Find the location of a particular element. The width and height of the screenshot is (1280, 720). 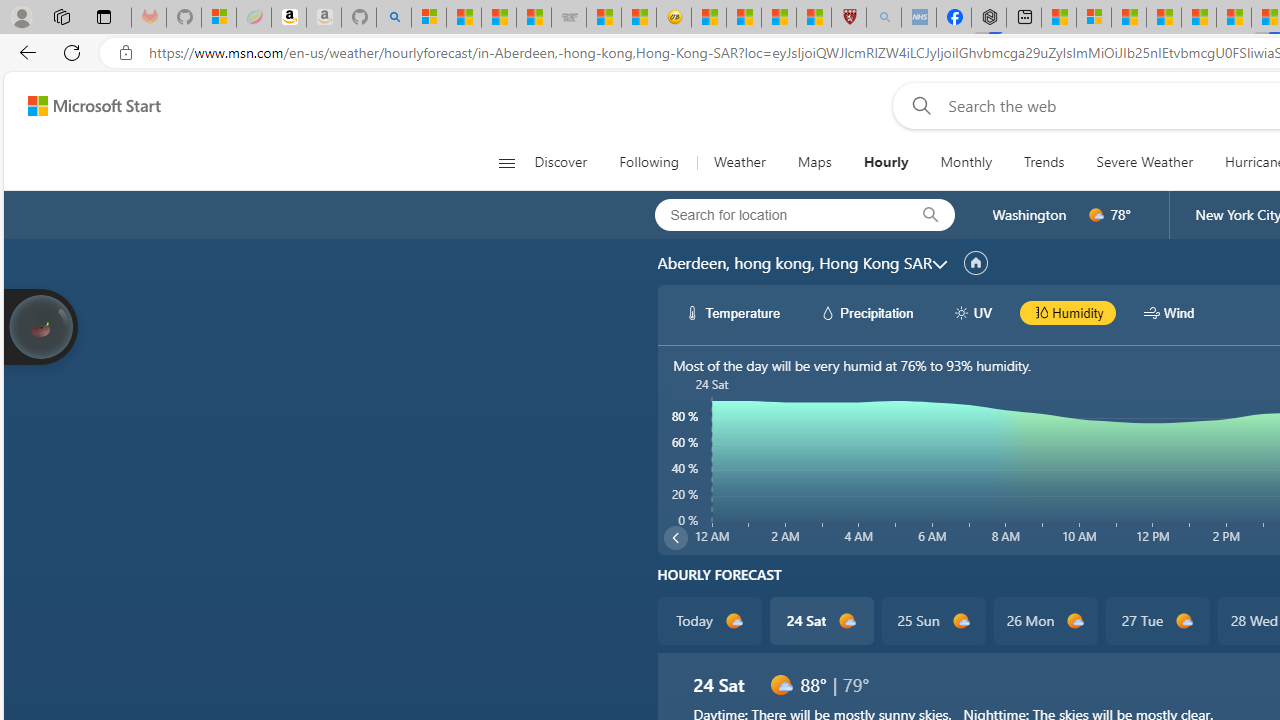

'hourlyChart/precipitationWhite Precipitation' is located at coordinates (866, 312).